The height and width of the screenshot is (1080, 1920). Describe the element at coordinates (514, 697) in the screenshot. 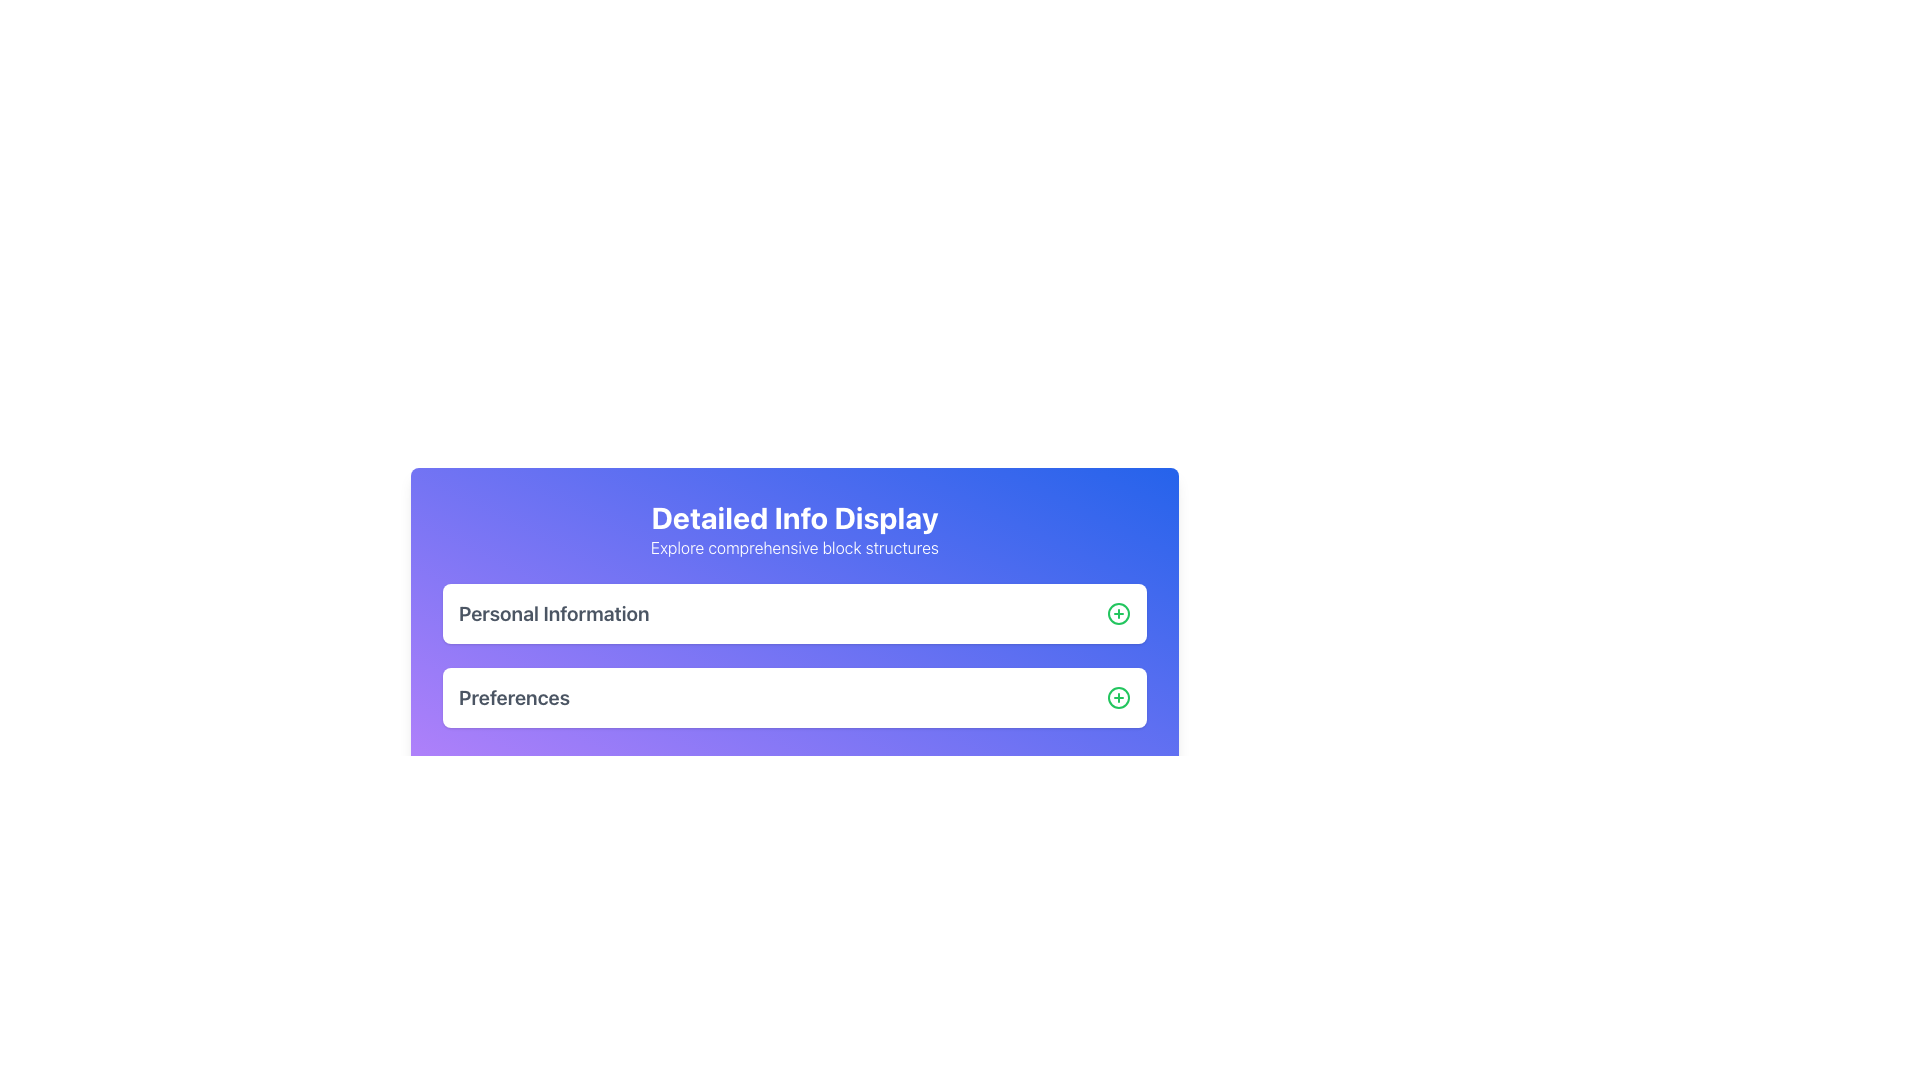

I see `the static text label displaying 'Preferences' in bold gray font, located under 'Personal Information' on a light blue background` at that location.